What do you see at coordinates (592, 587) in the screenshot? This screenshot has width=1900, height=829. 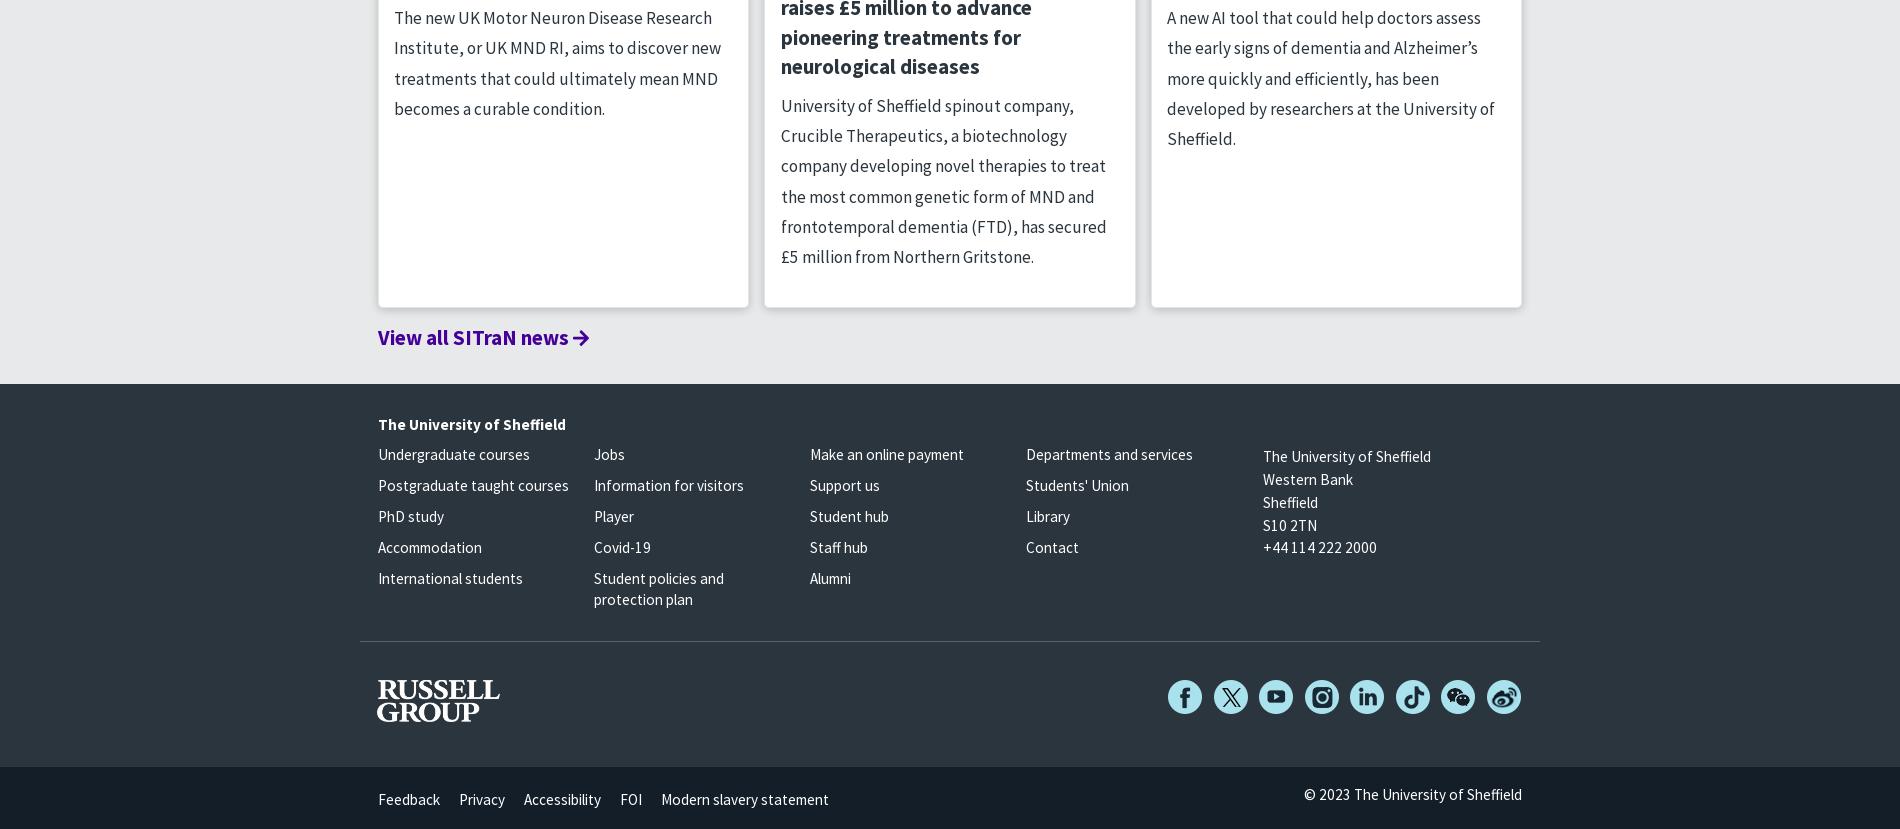 I see `'Student policies and protection plan'` at bounding box center [592, 587].